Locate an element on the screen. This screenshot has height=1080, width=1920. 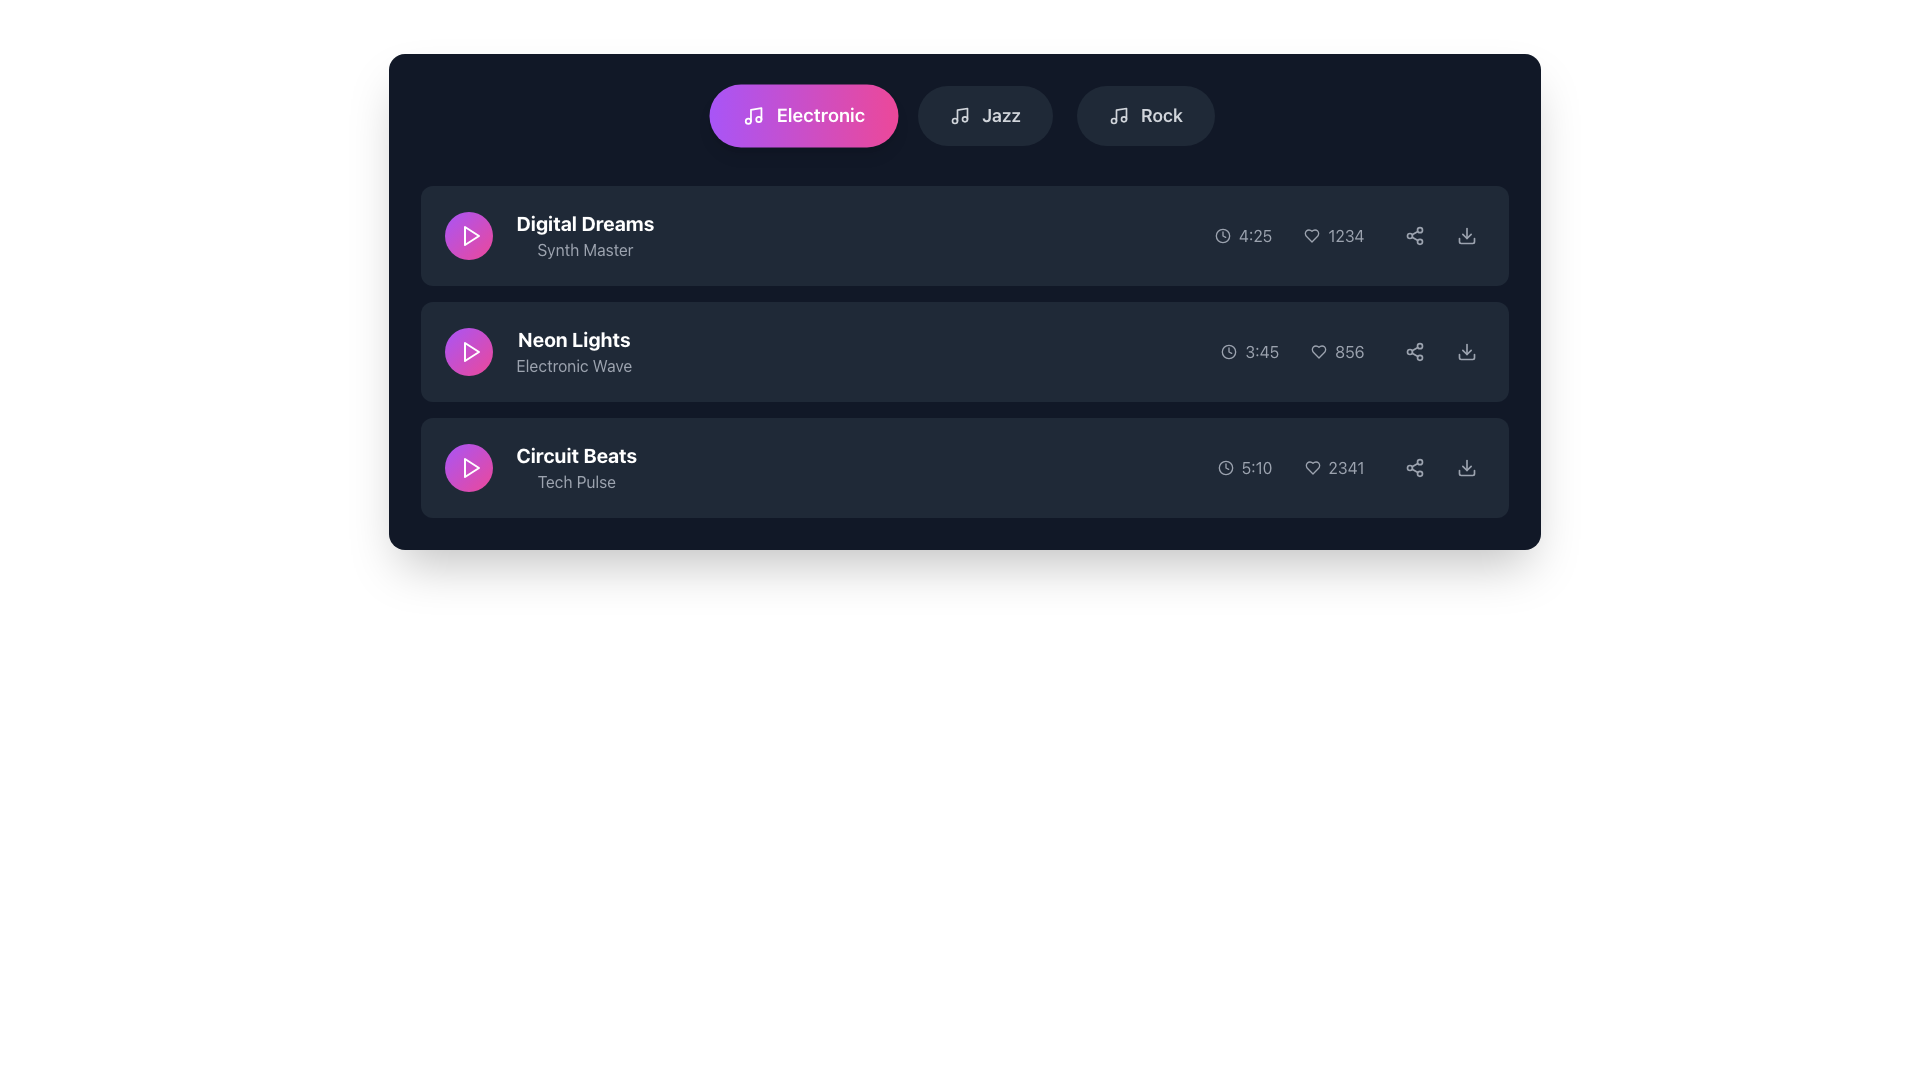
the bold white text label reading 'Neon Lights' situated in a dark rectangular background, as it is the primary title between 'Digital Dreams' and 'Circuit Beats' is located at coordinates (573, 338).